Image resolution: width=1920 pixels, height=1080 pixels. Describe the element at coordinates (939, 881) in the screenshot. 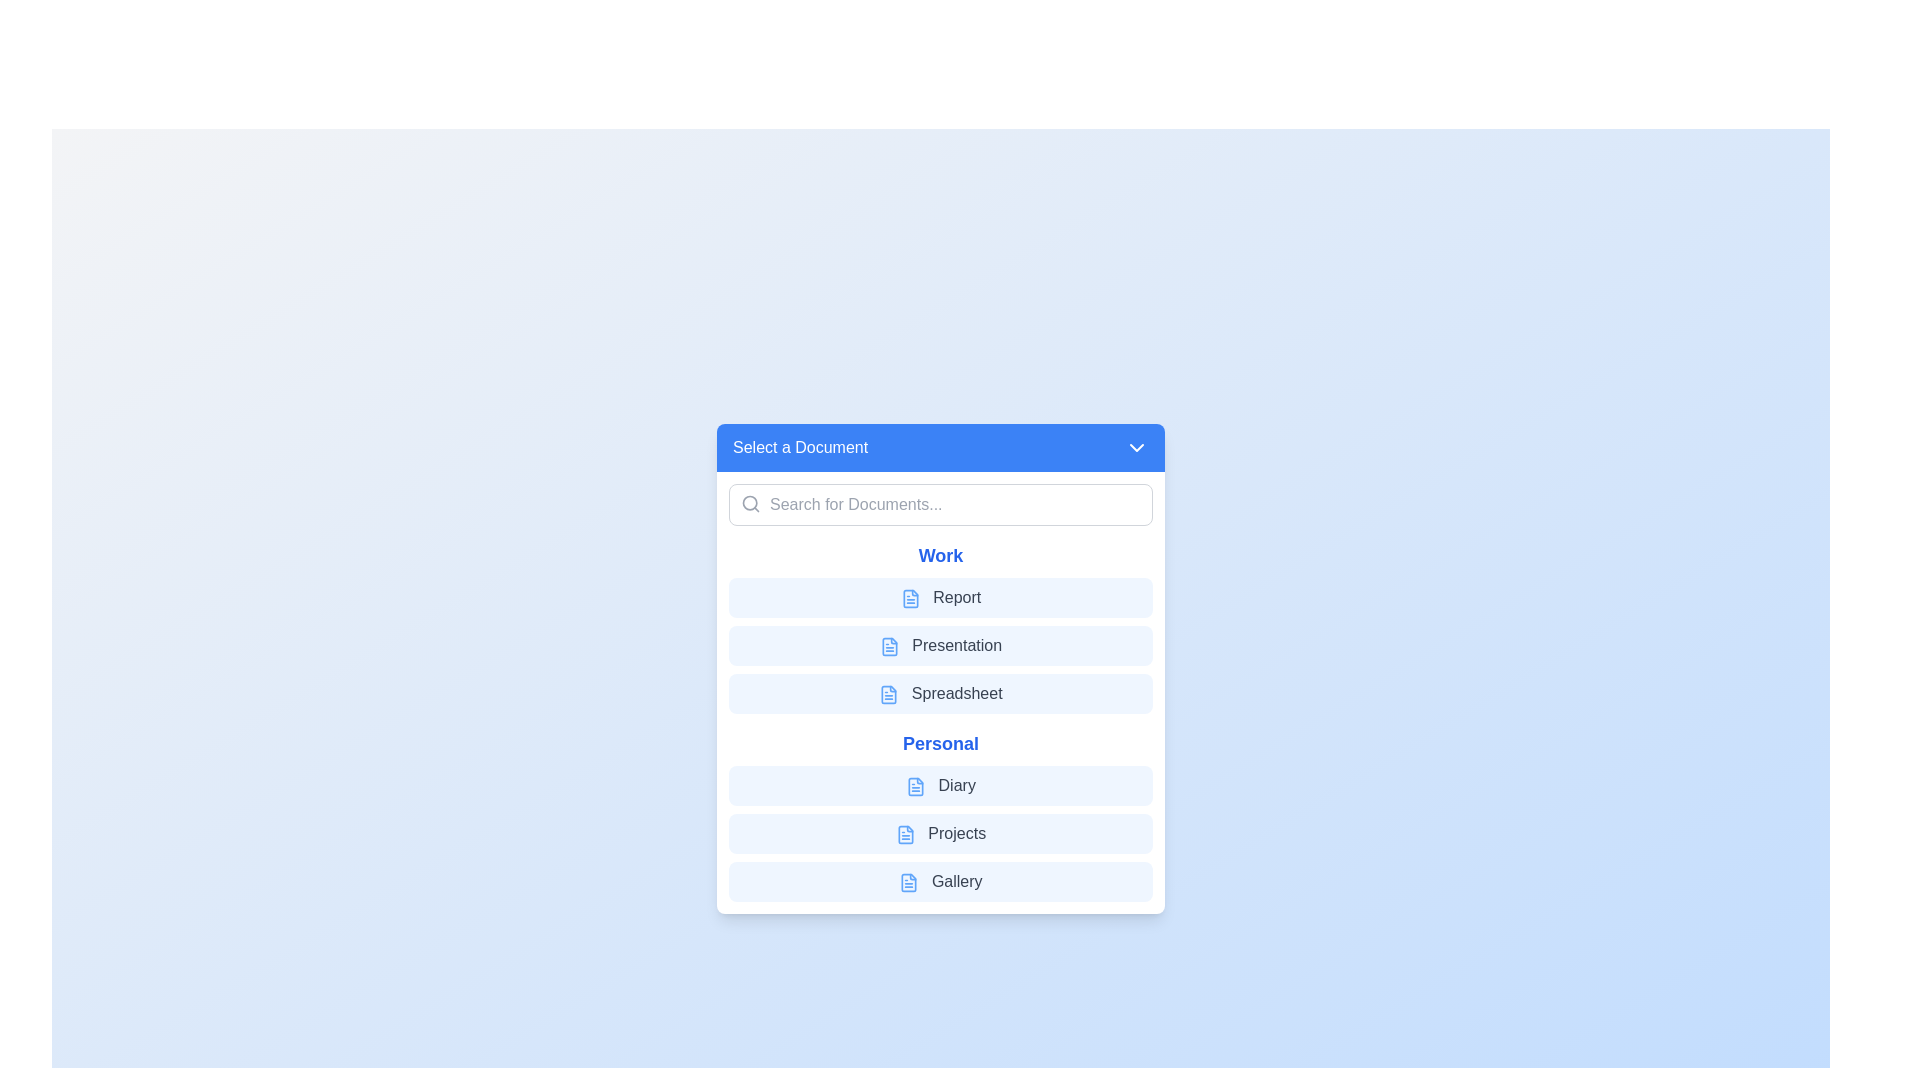

I see `the navigational button located at the bottom of the 'Personal' category to trigger visual feedback` at that location.